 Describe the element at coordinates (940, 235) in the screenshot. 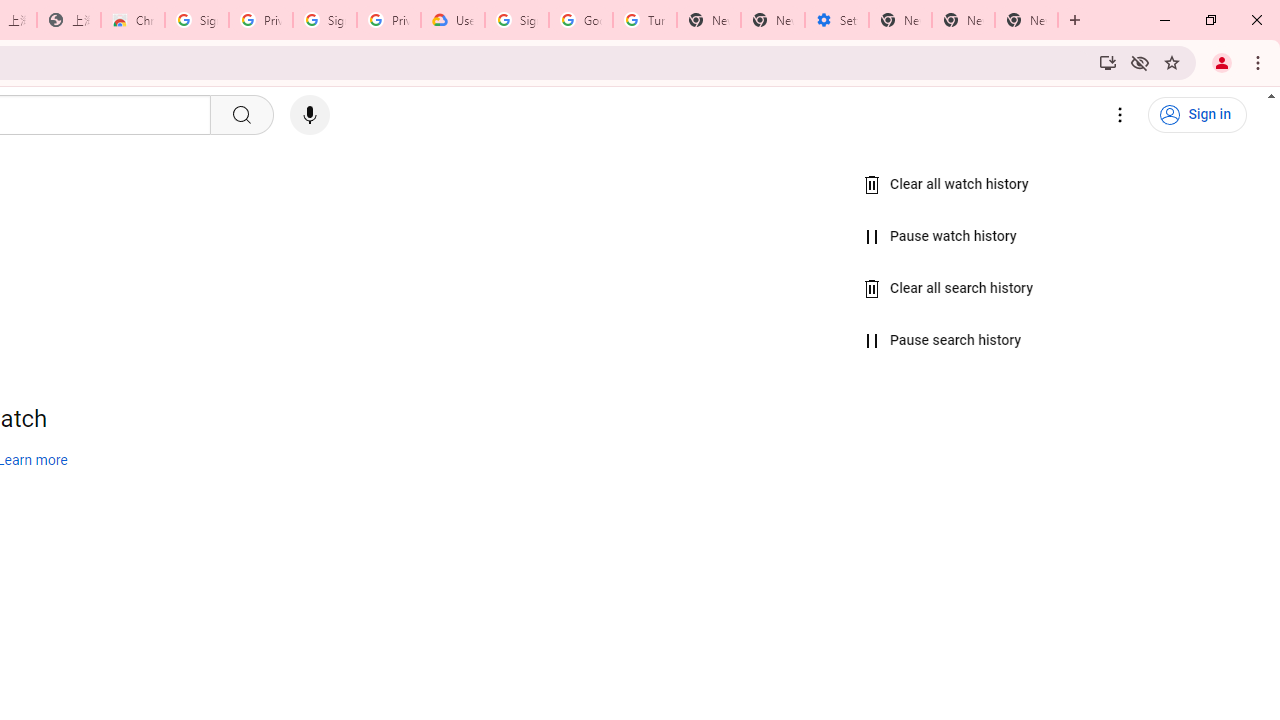

I see `'Pause watch history'` at that location.